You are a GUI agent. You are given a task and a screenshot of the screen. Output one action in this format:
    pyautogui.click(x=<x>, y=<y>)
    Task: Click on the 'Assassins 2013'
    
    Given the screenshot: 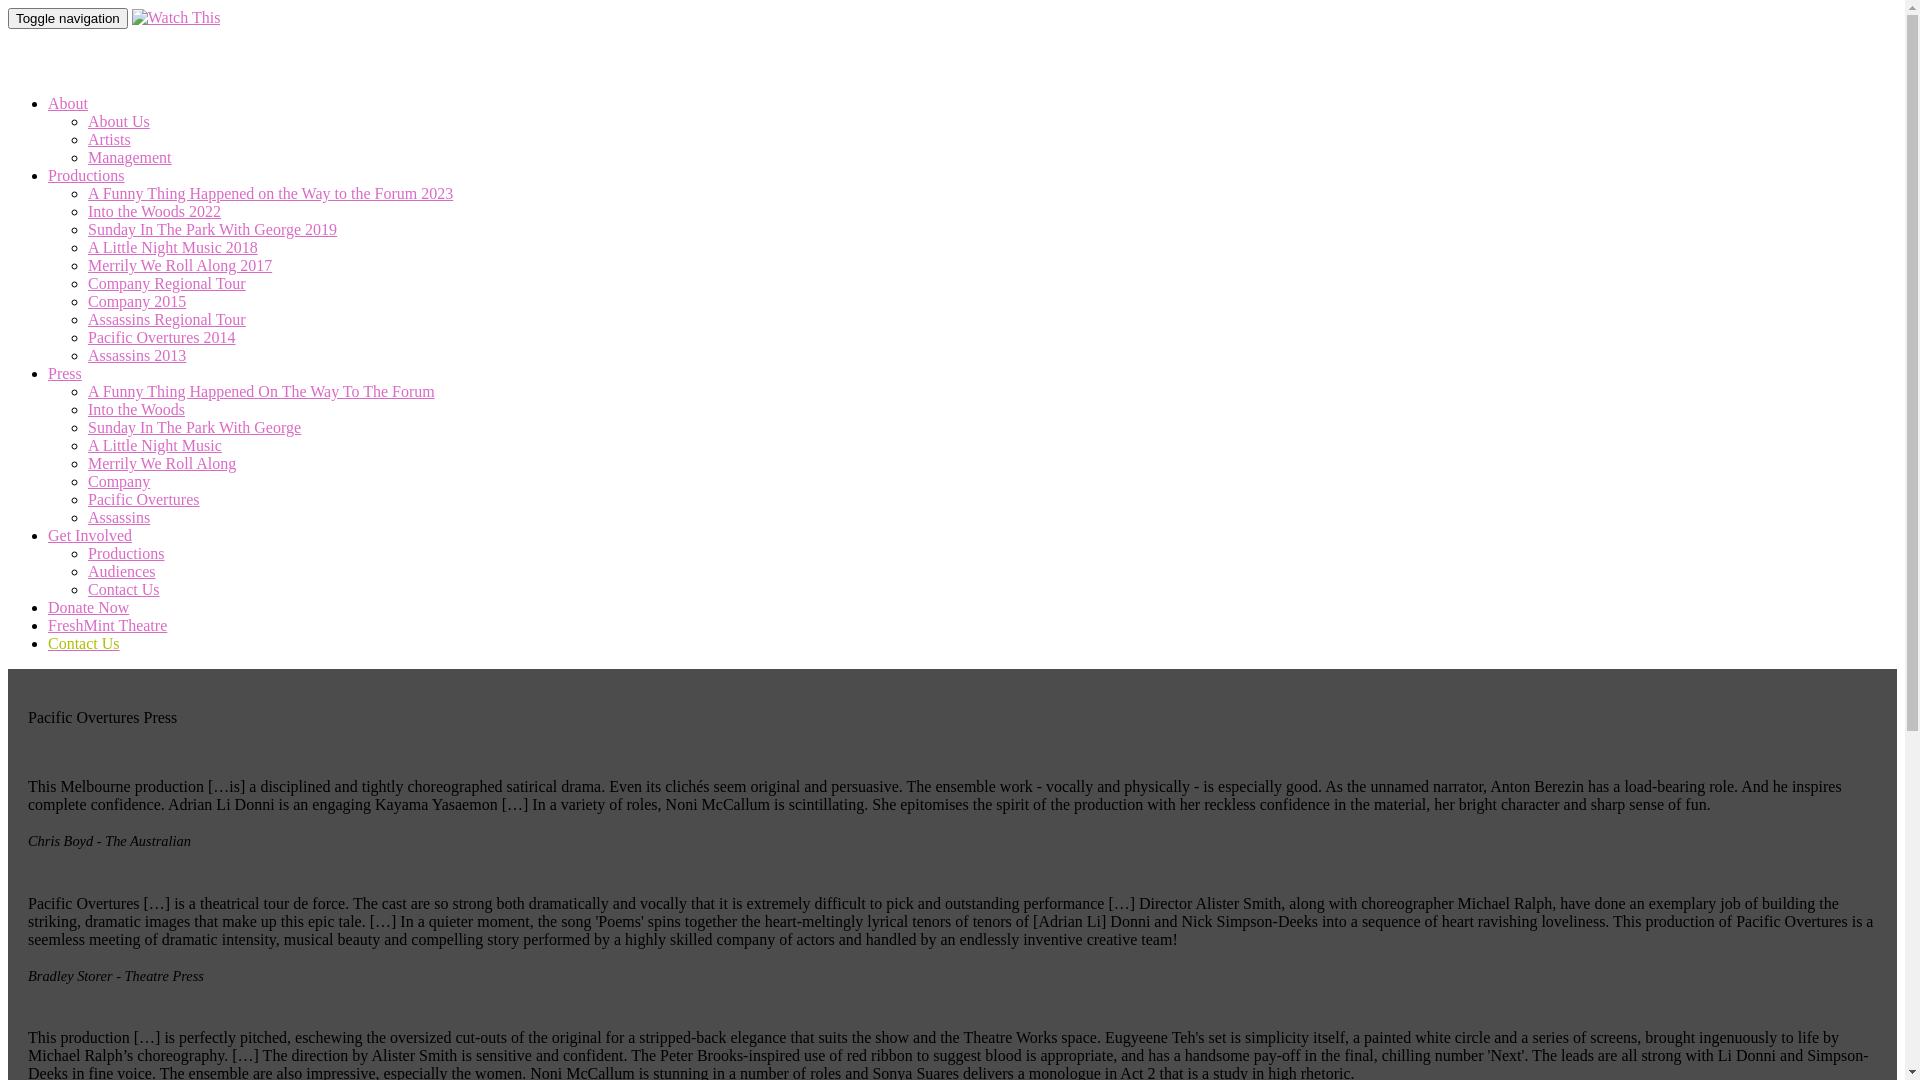 What is the action you would take?
    pyautogui.click(x=136, y=354)
    